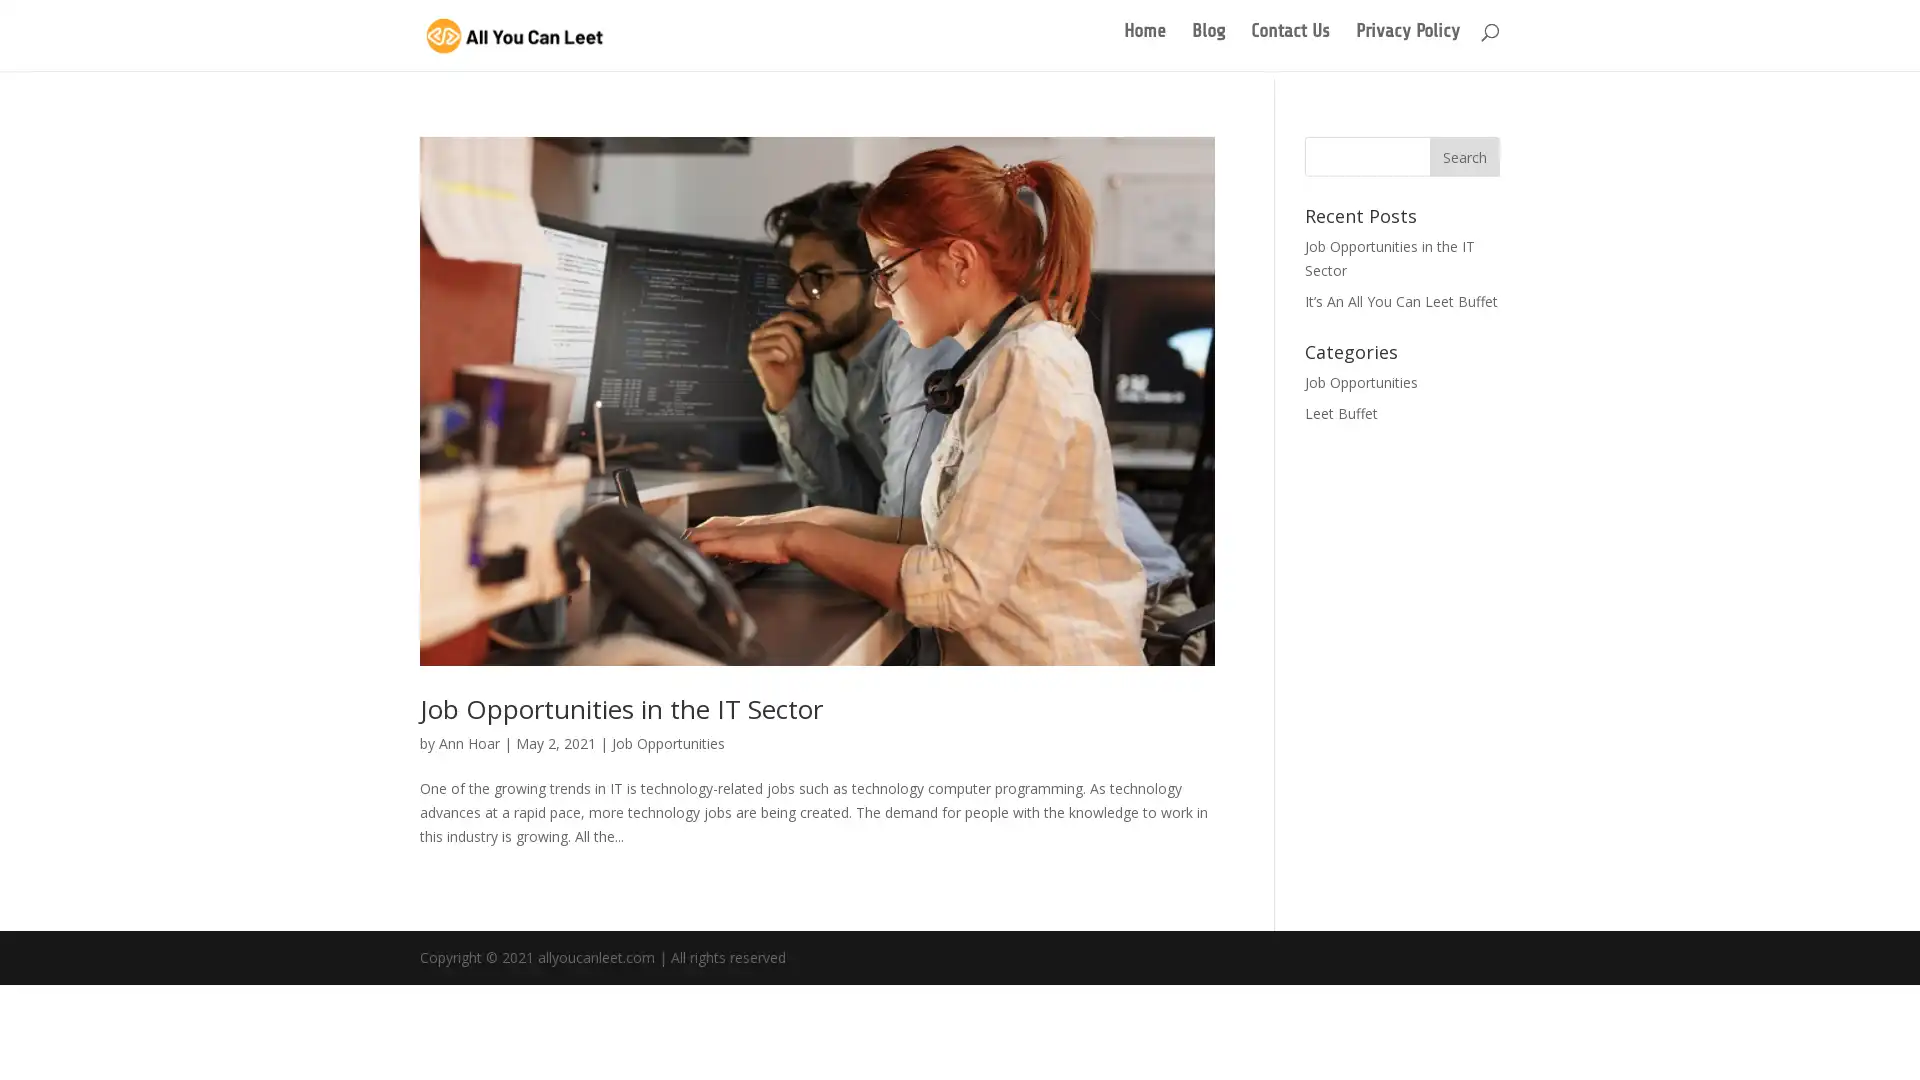  I want to click on Search, so click(1464, 150).